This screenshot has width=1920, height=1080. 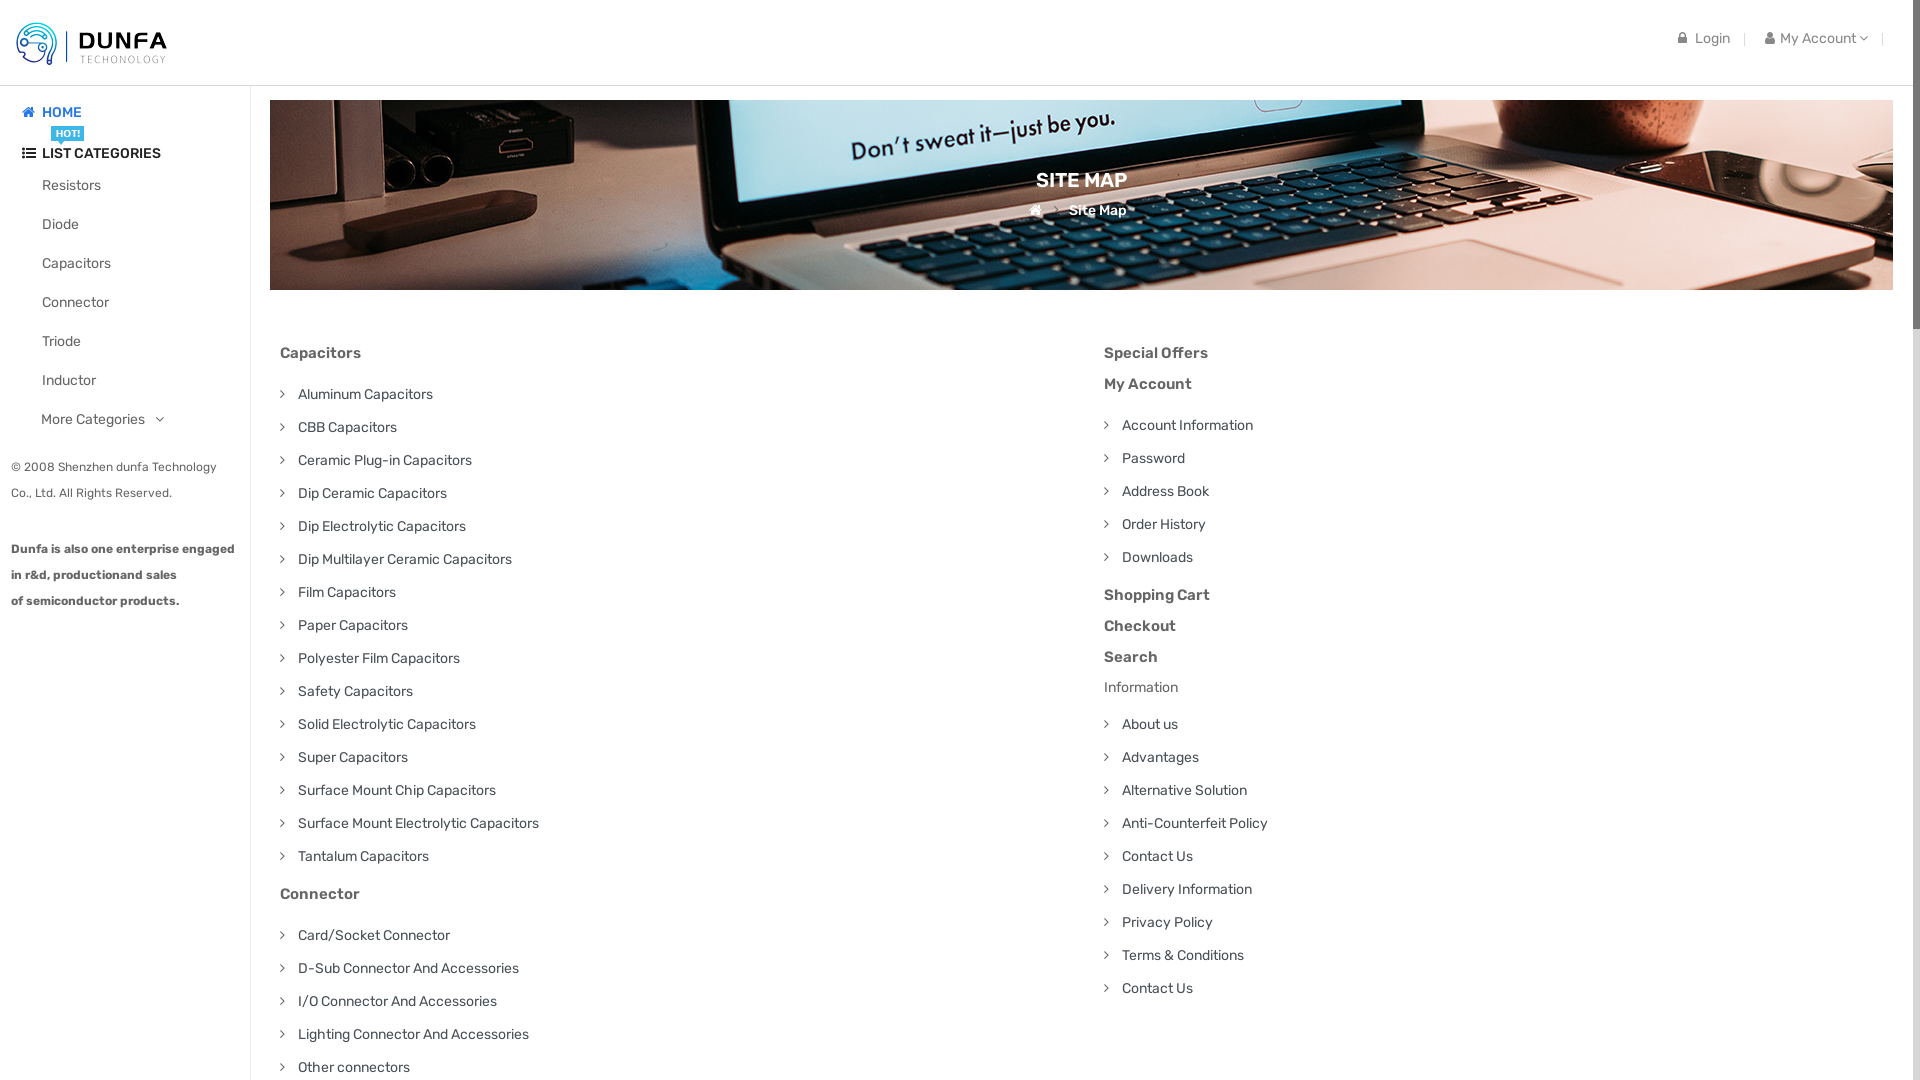 What do you see at coordinates (347, 426) in the screenshot?
I see `'CBB Capacitors'` at bounding box center [347, 426].